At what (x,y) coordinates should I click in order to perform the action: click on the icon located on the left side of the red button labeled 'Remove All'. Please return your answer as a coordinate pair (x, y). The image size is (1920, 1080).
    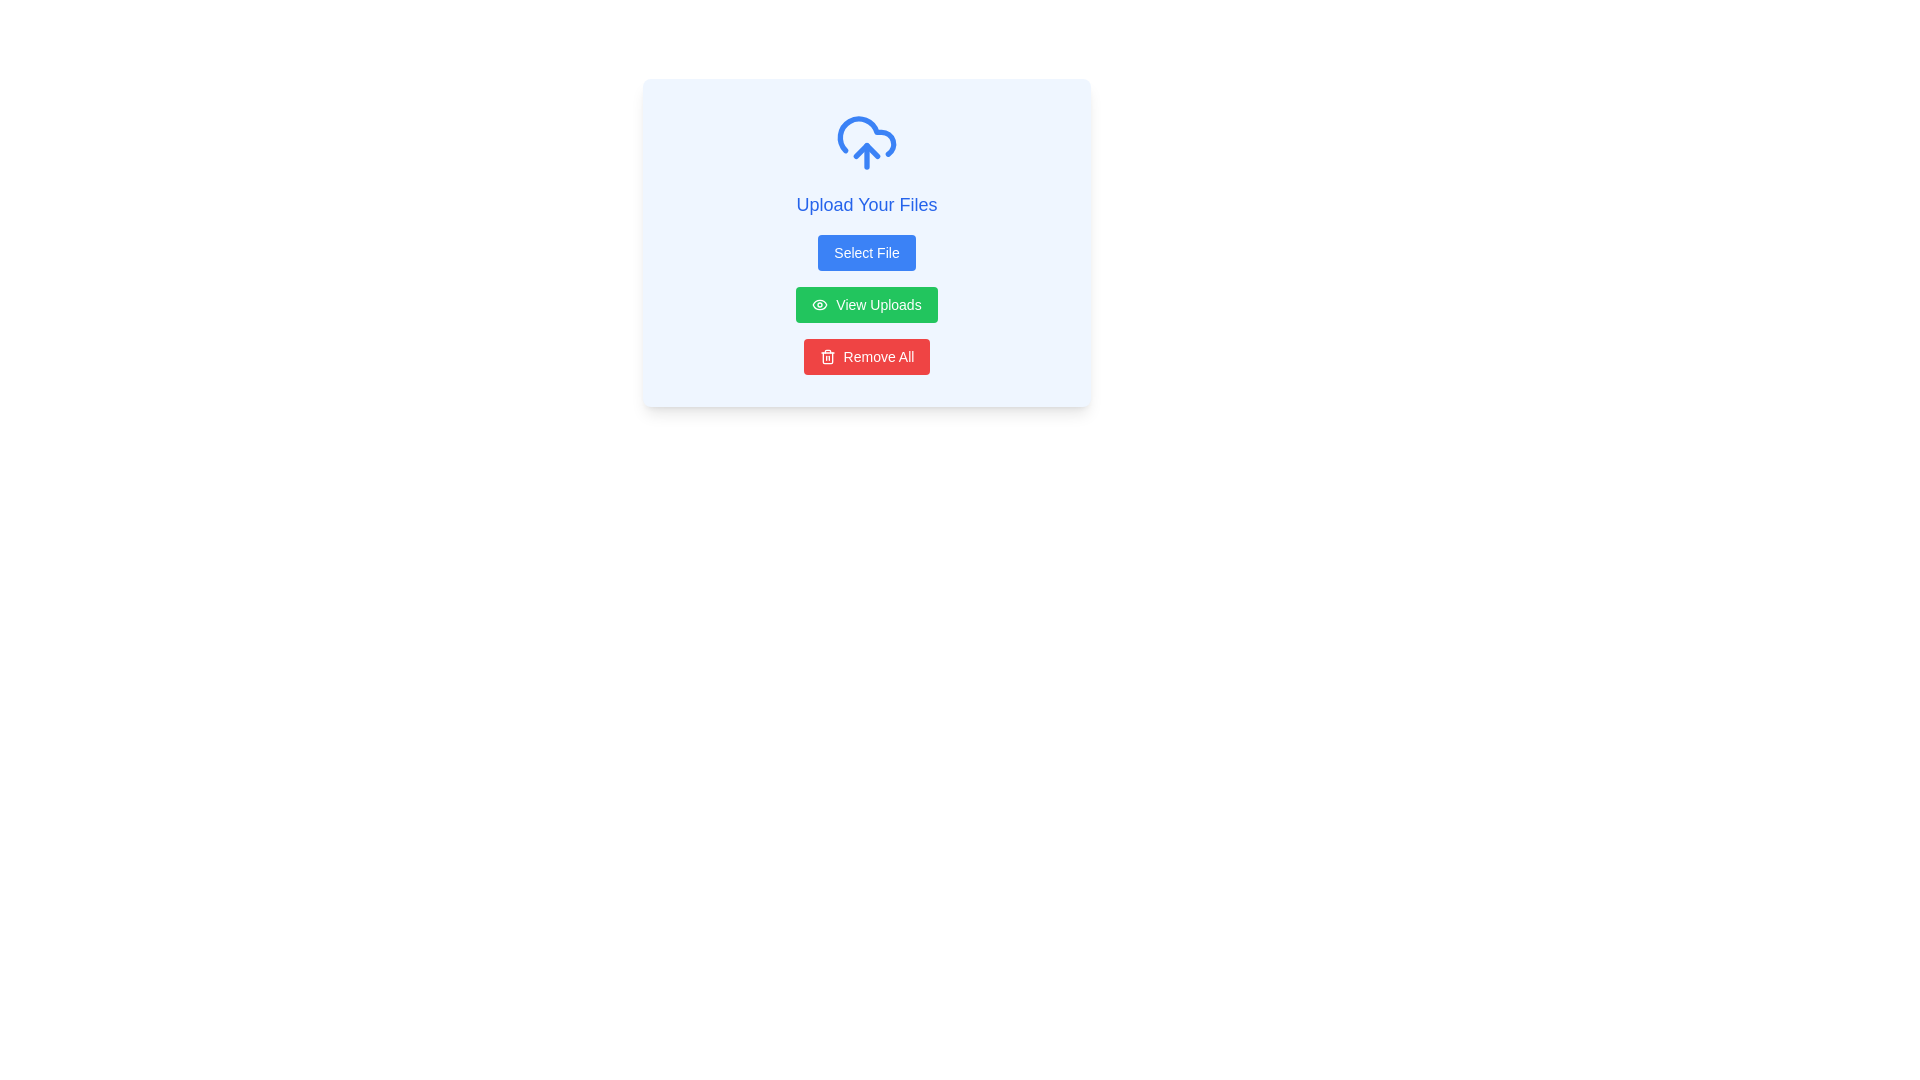
    Looking at the image, I should click on (827, 356).